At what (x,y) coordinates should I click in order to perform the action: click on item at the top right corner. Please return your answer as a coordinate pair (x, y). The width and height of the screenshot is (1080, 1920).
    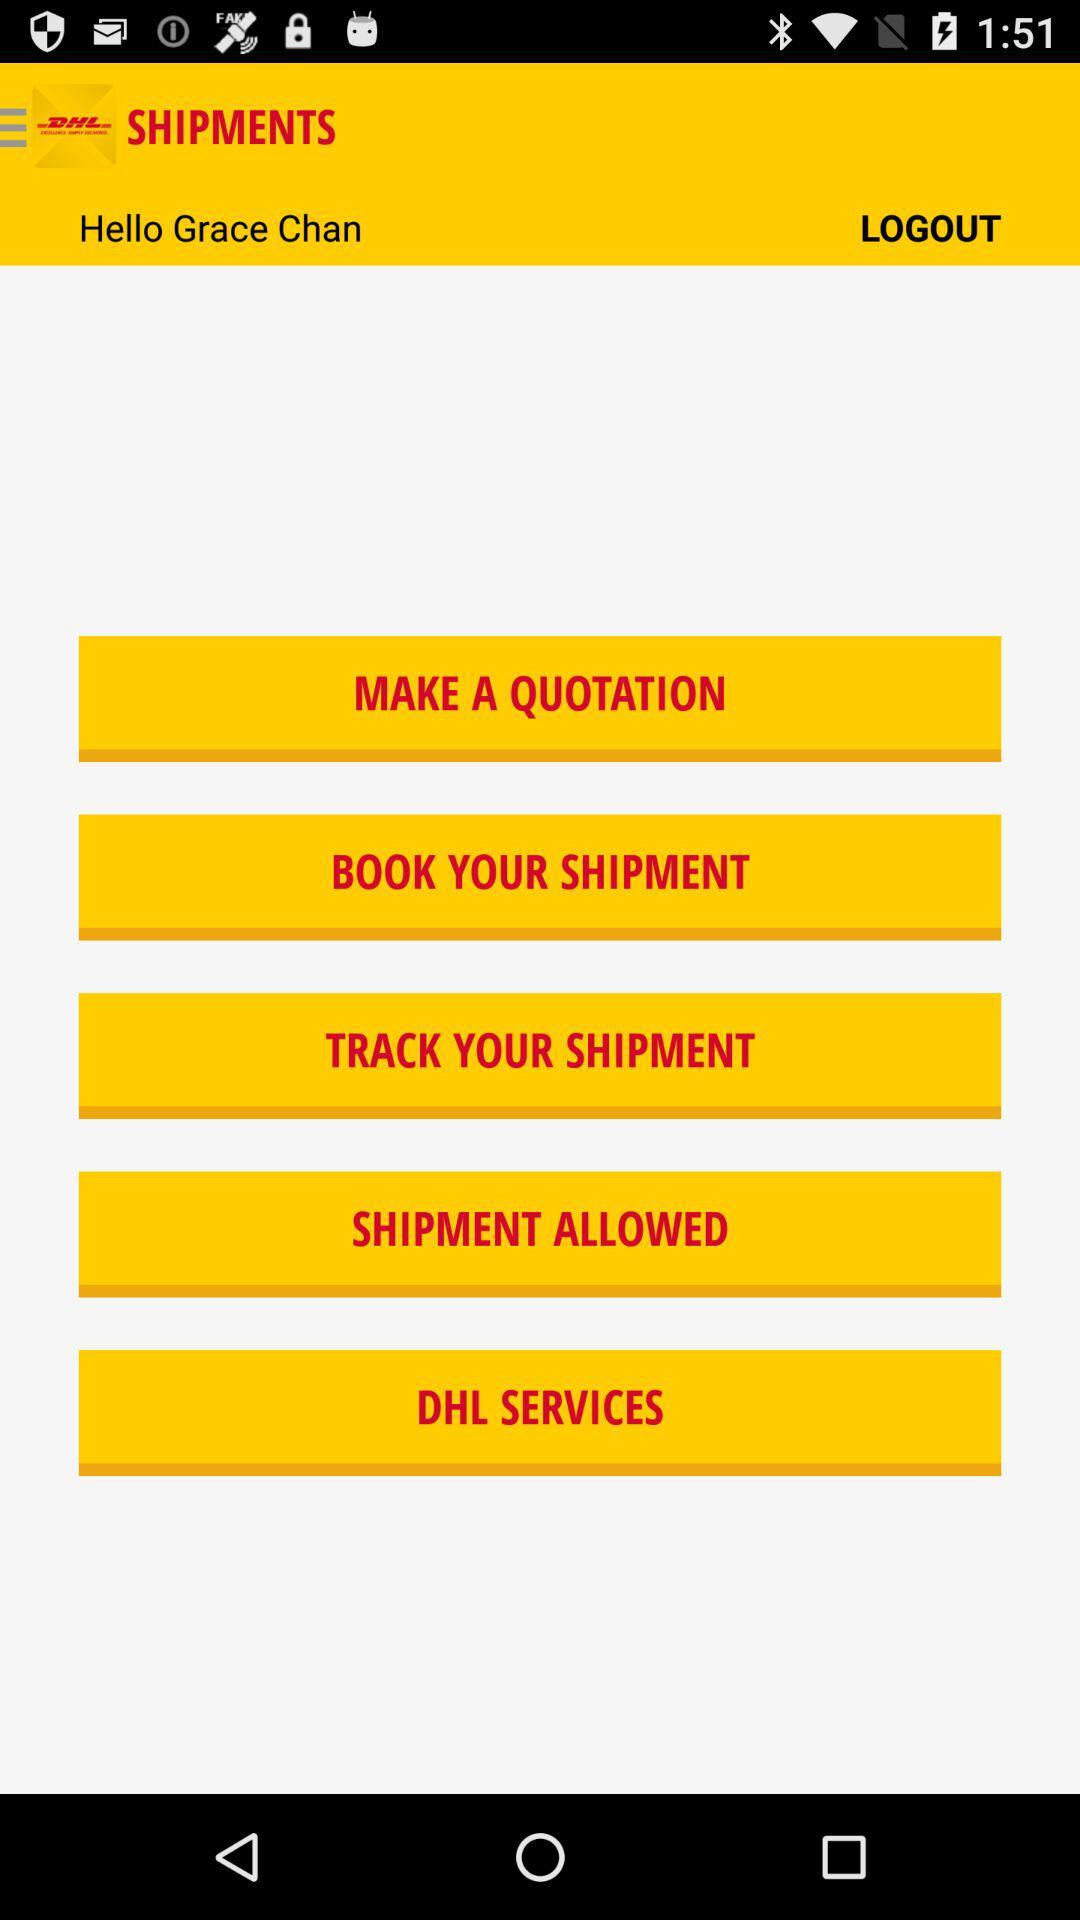
    Looking at the image, I should click on (930, 227).